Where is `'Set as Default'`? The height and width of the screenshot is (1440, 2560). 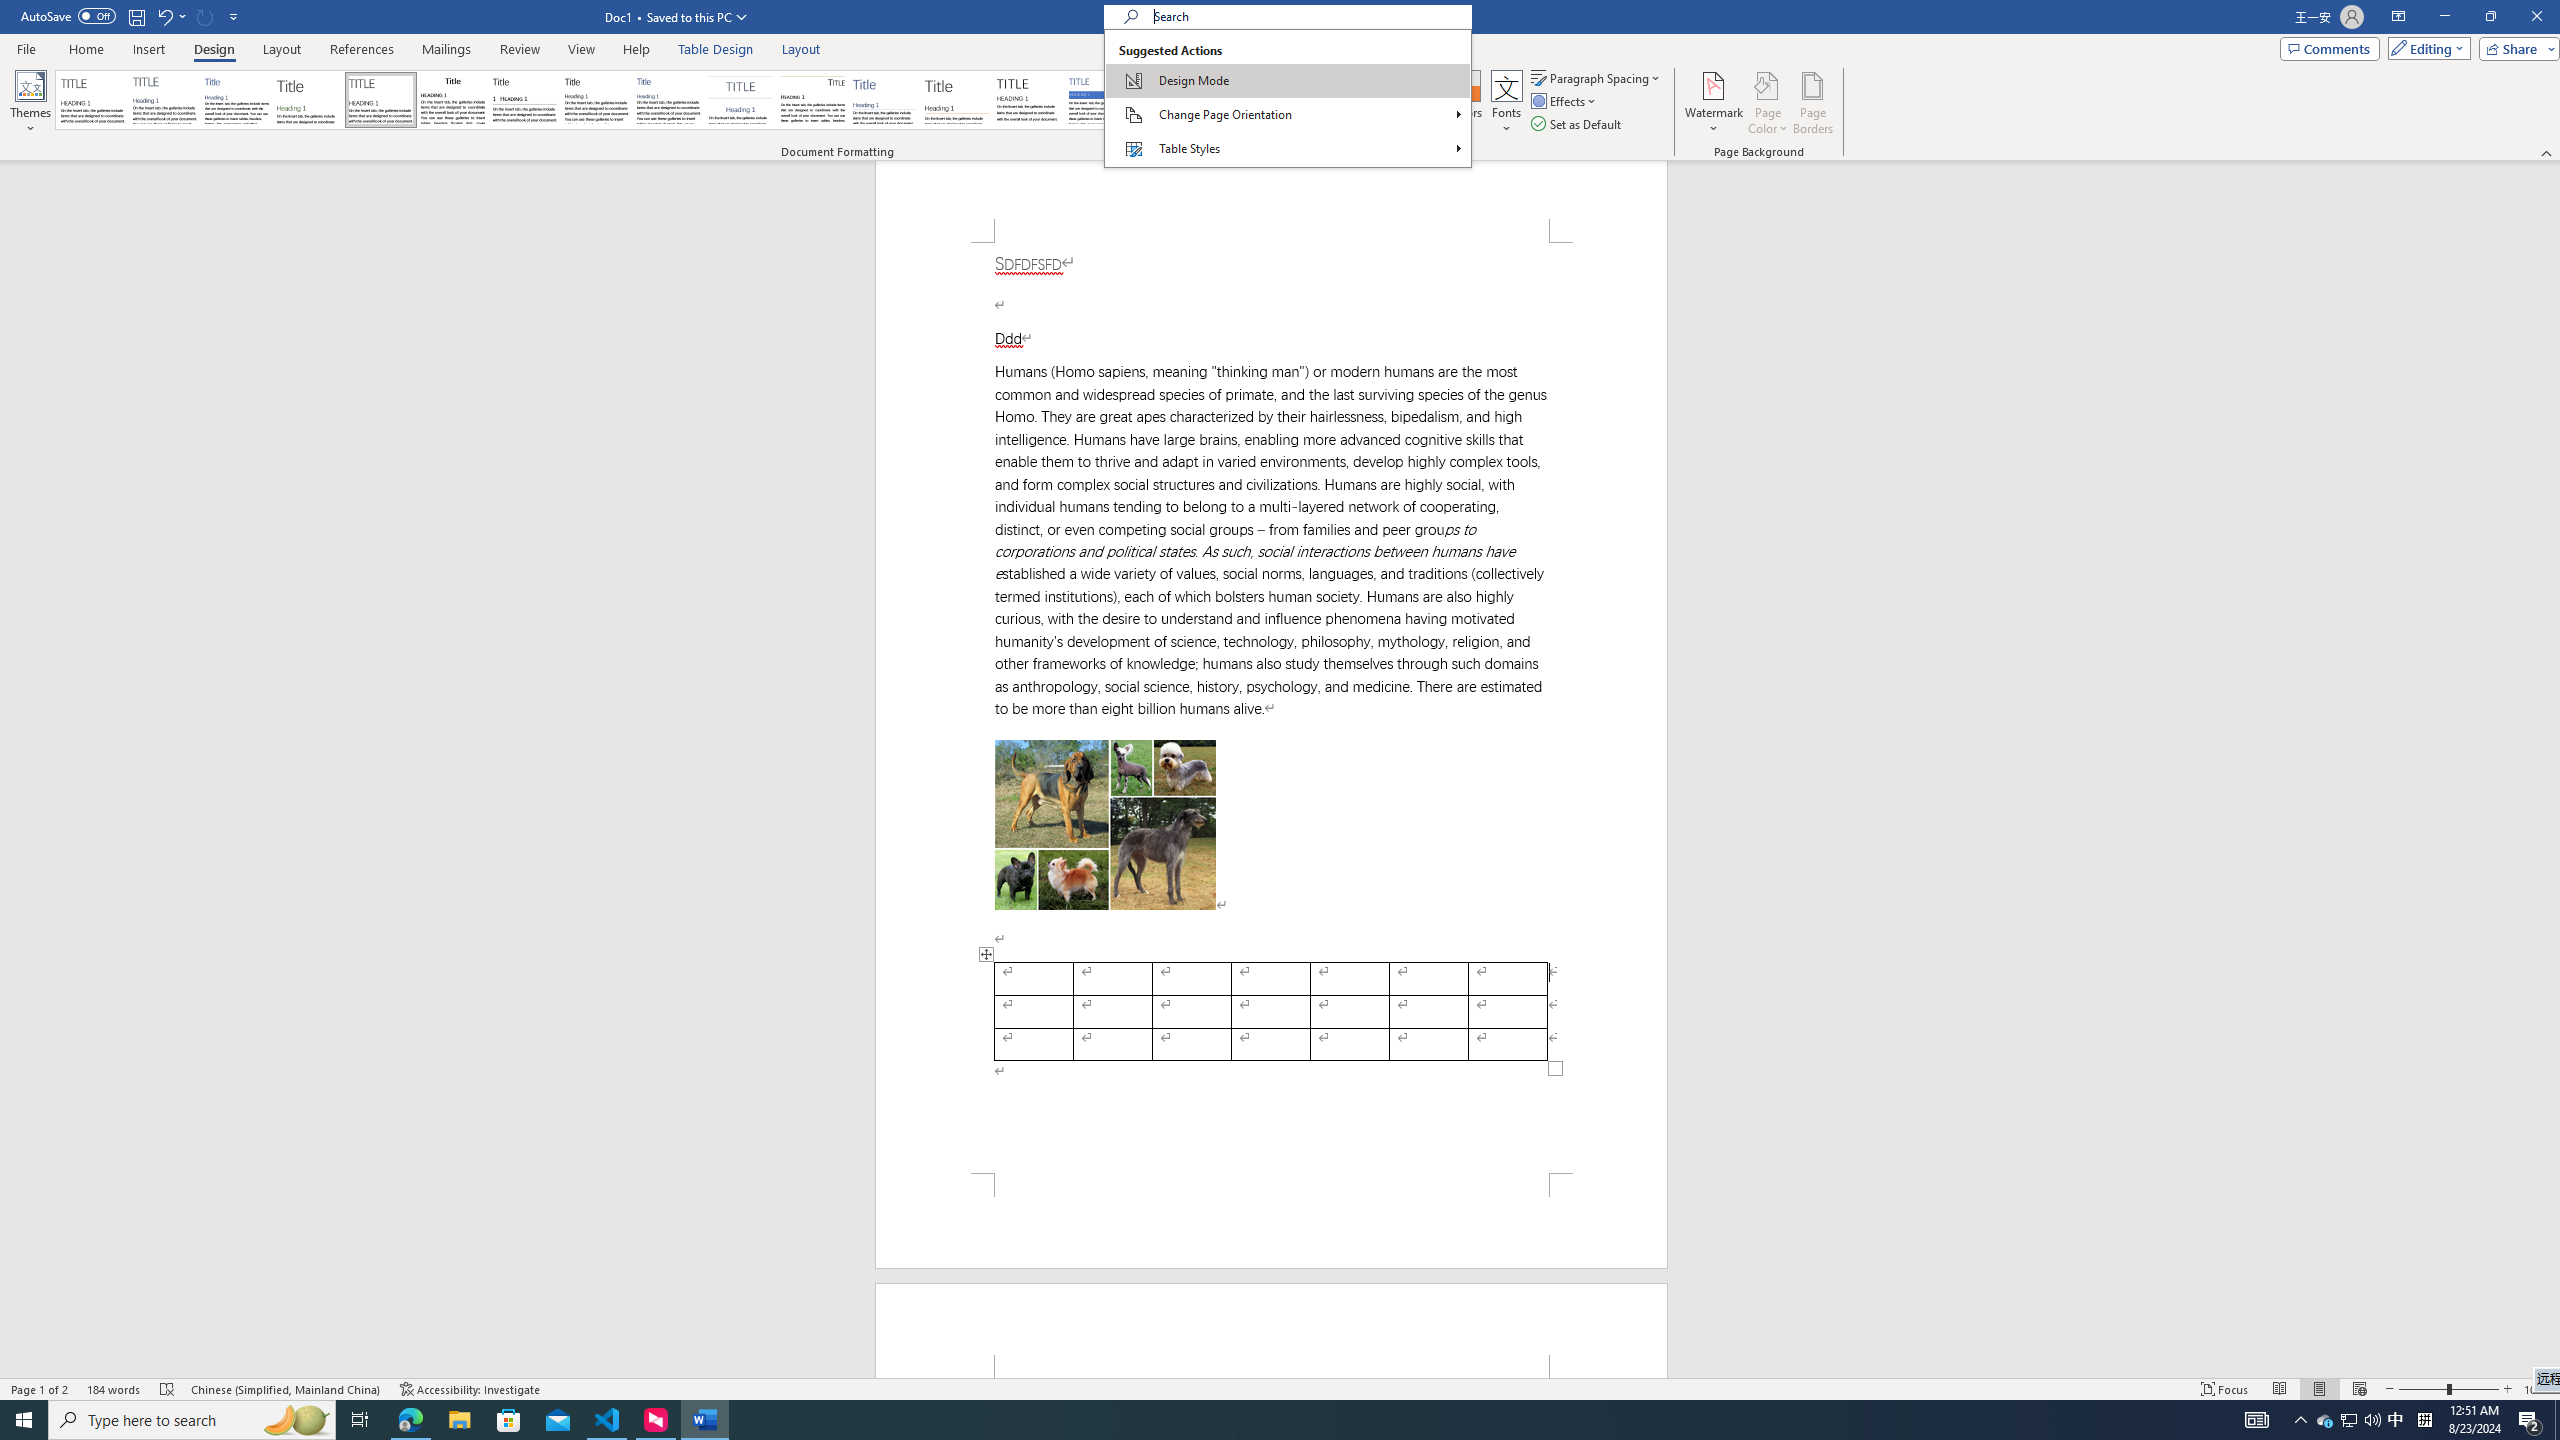 'Set as Default' is located at coordinates (1577, 122).